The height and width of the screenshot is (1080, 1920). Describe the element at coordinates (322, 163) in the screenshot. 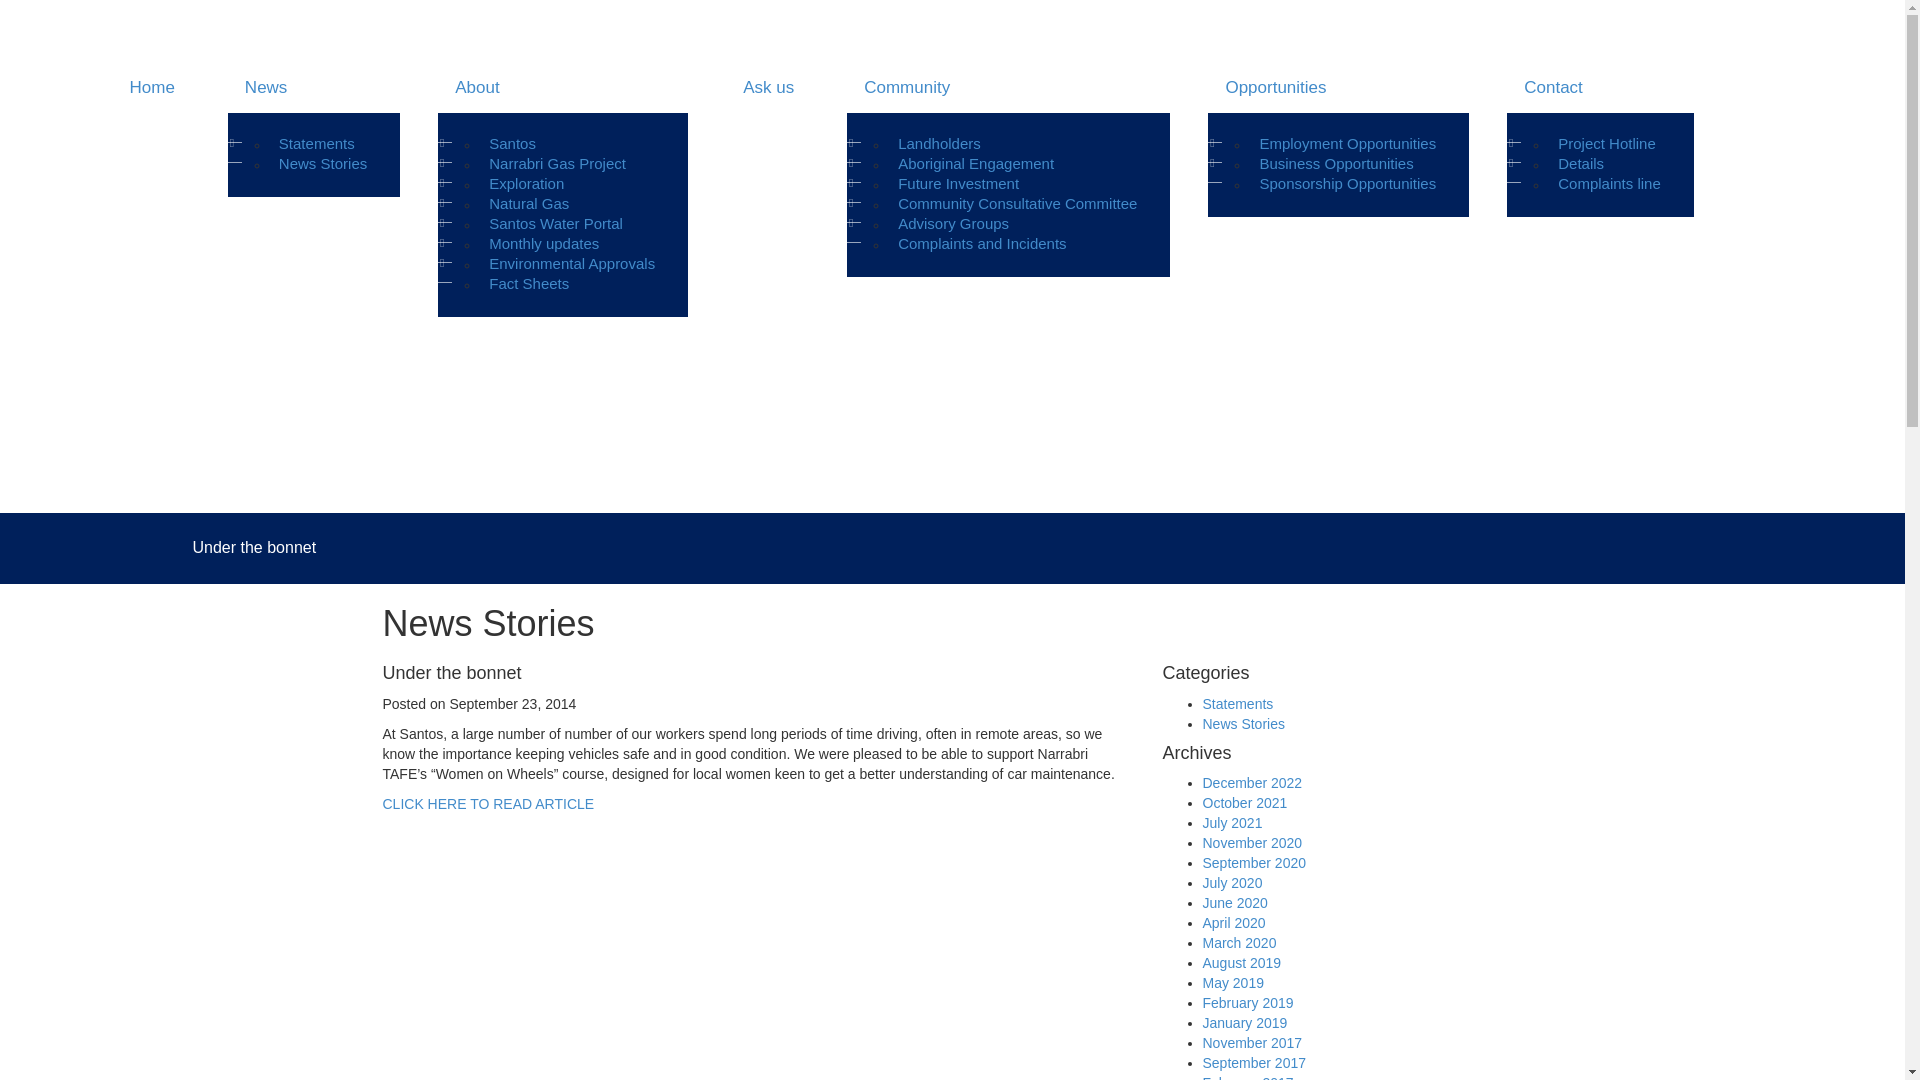

I see `'News Stories'` at that location.